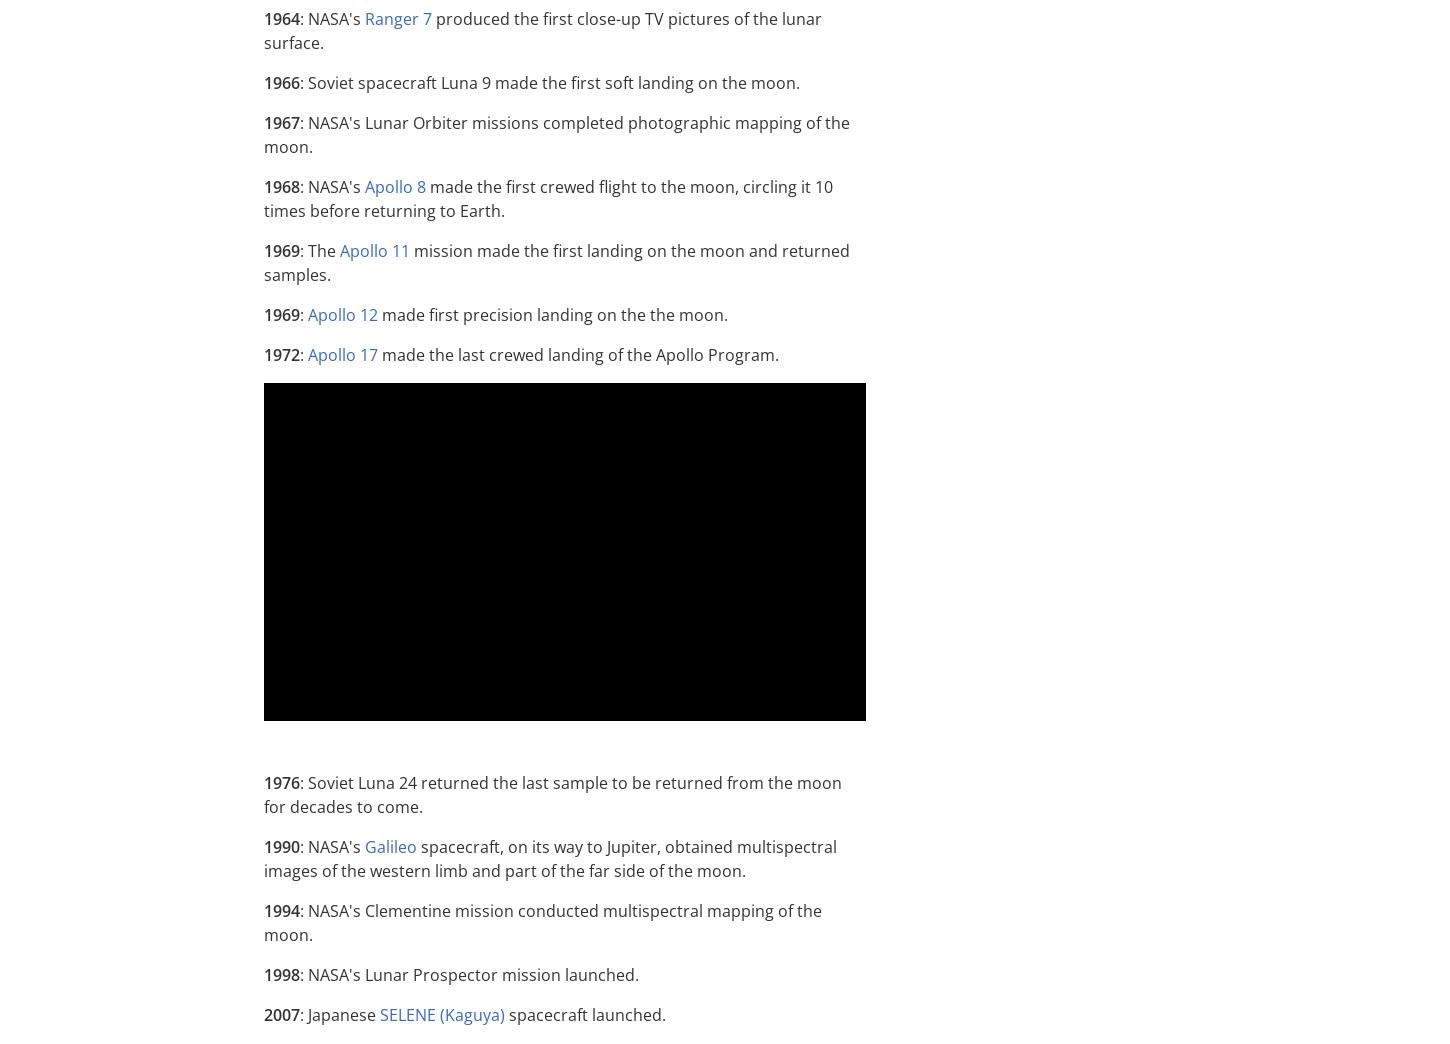  I want to click on 'Apollo 11', so click(373, 250).